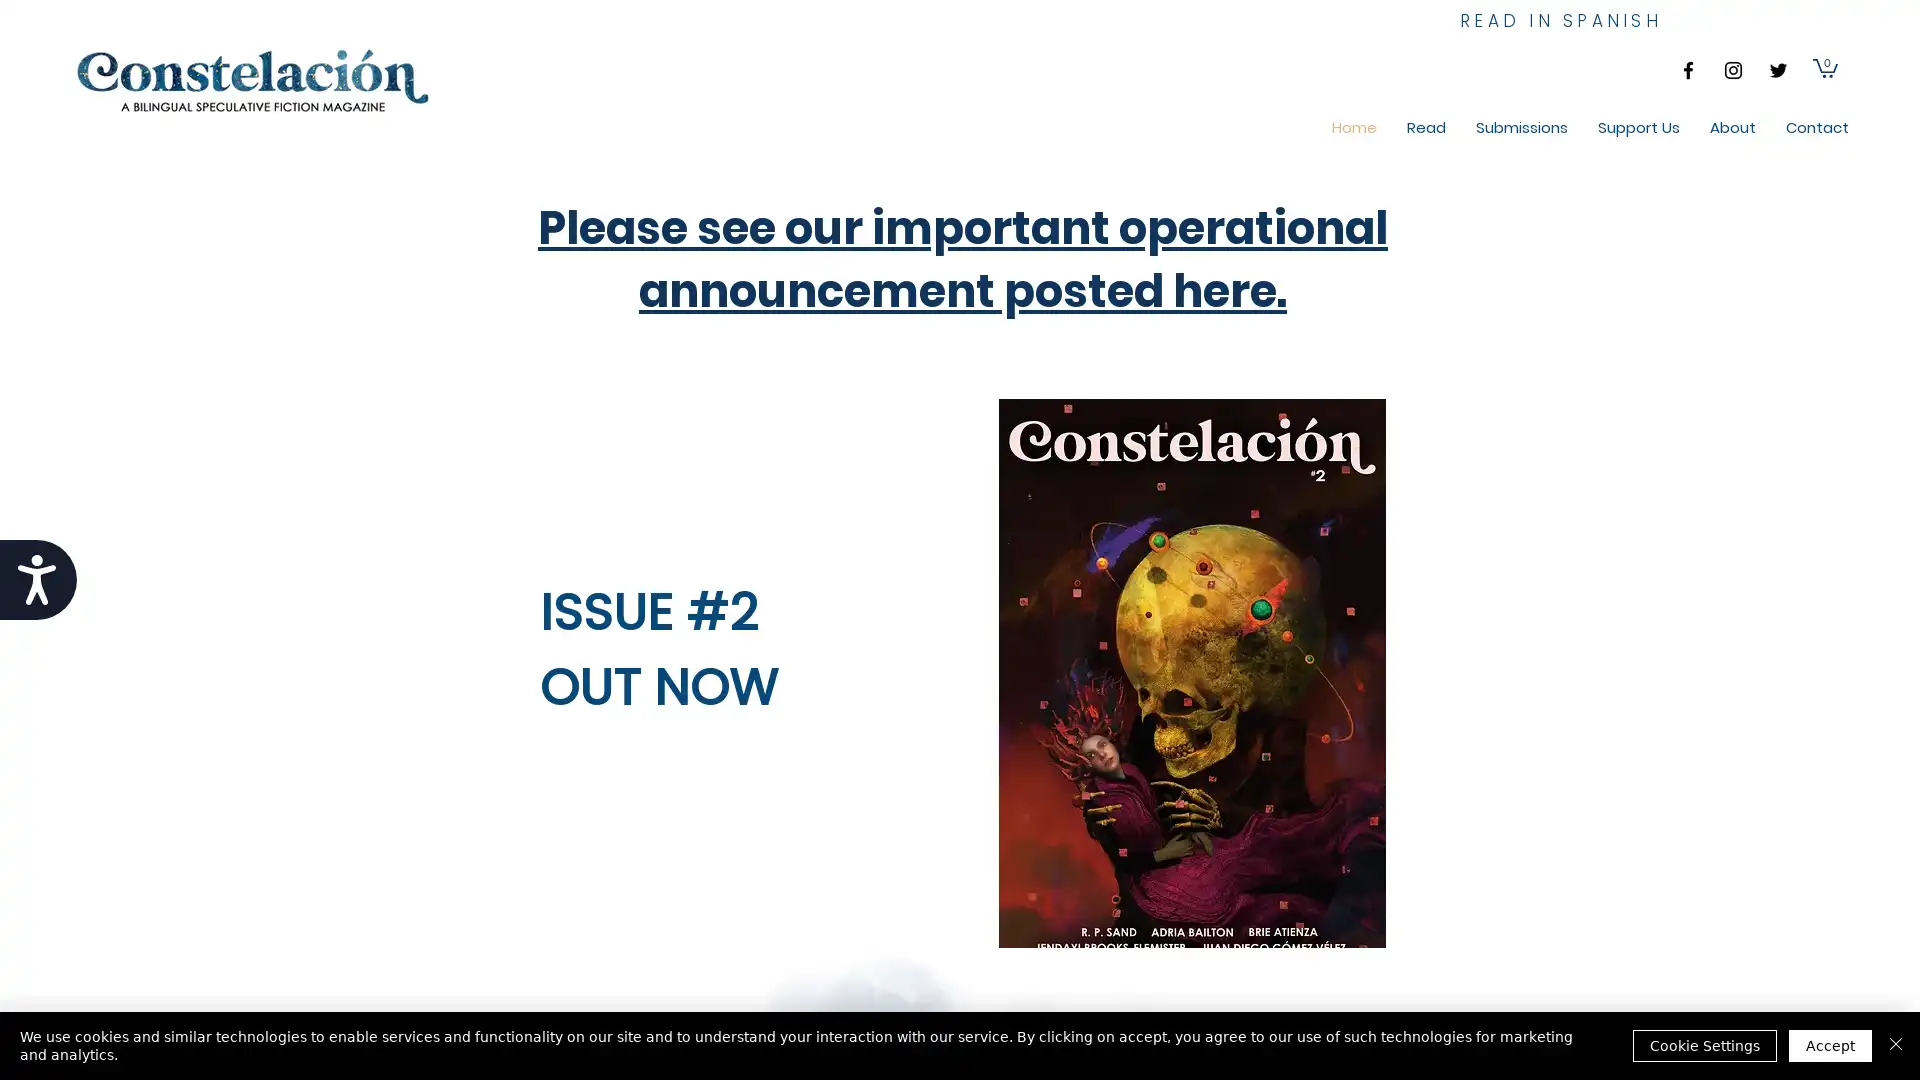 The image size is (1920, 1080). What do you see at coordinates (1895, 1044) in the screenshot?
I see `Close` at bounding box center [1895, 1044].